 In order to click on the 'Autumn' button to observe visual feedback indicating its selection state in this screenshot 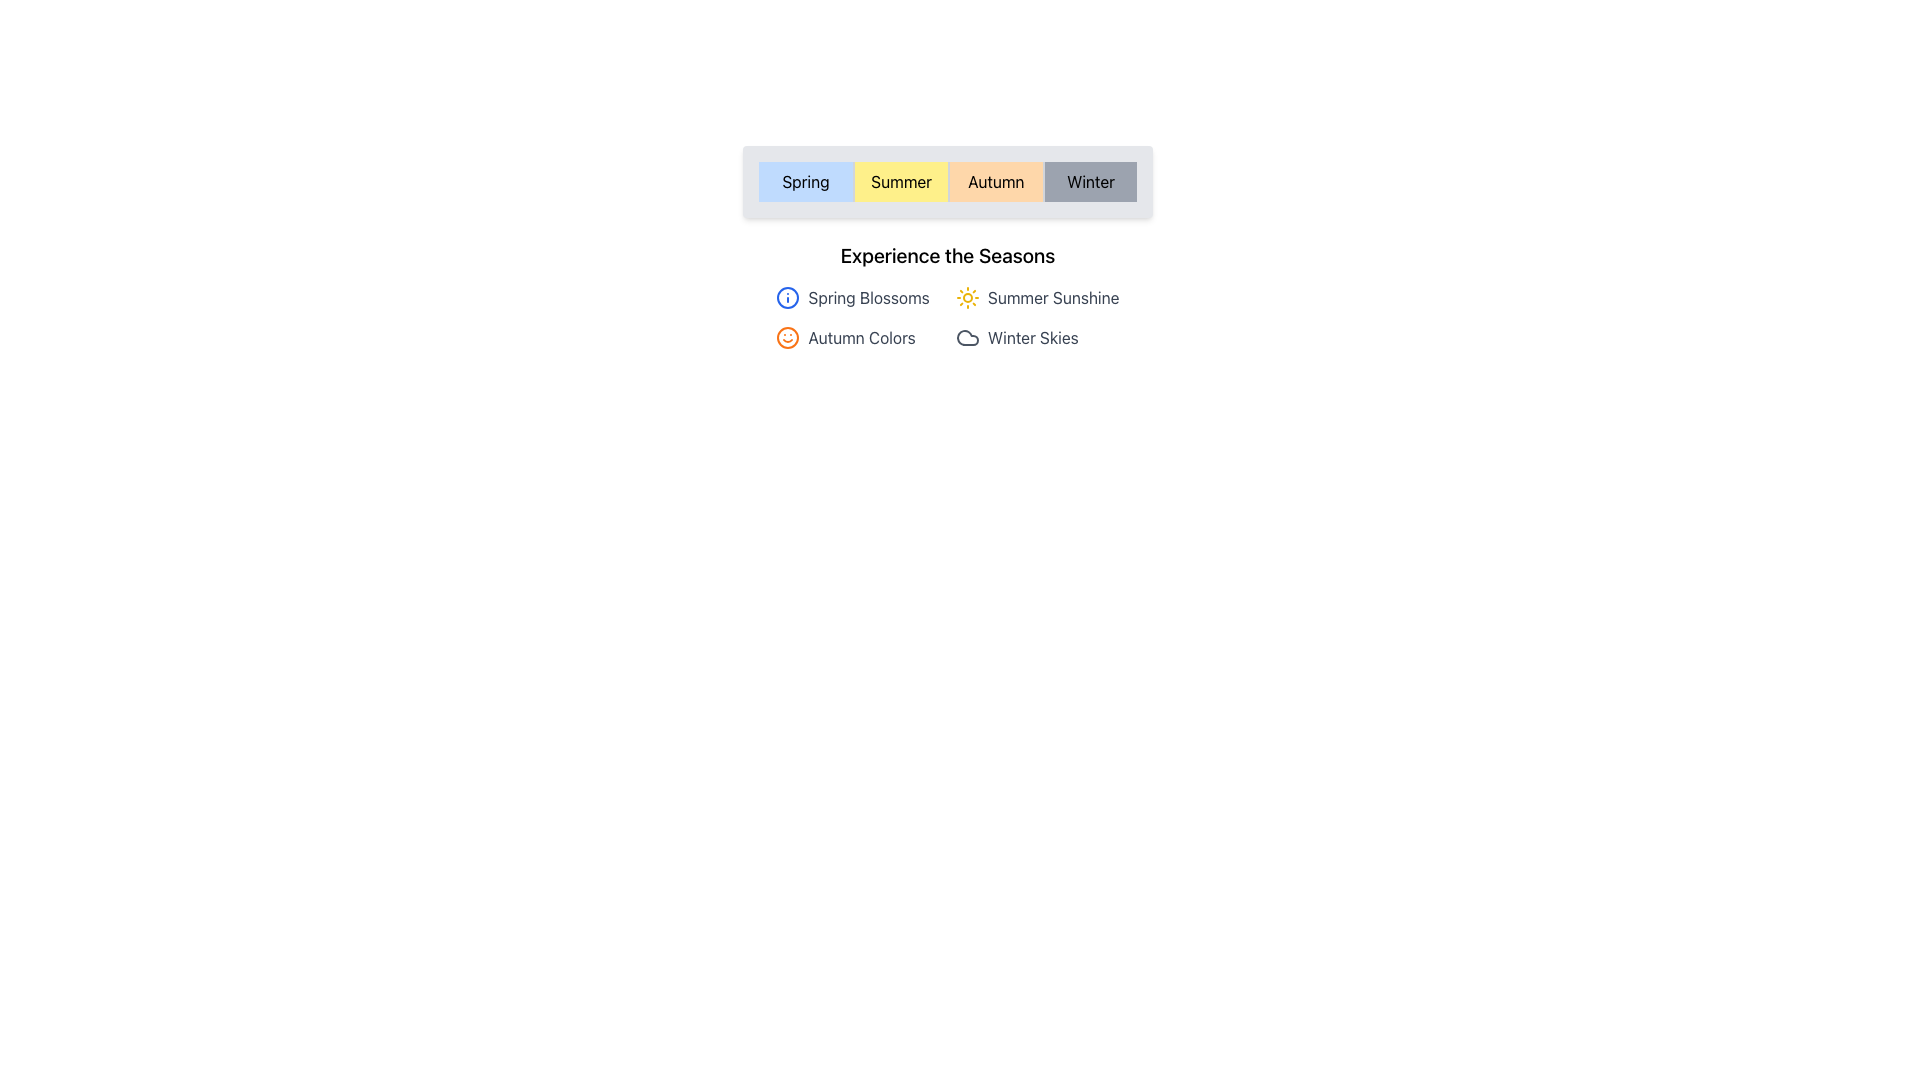, I will do `click(995, 181)`.